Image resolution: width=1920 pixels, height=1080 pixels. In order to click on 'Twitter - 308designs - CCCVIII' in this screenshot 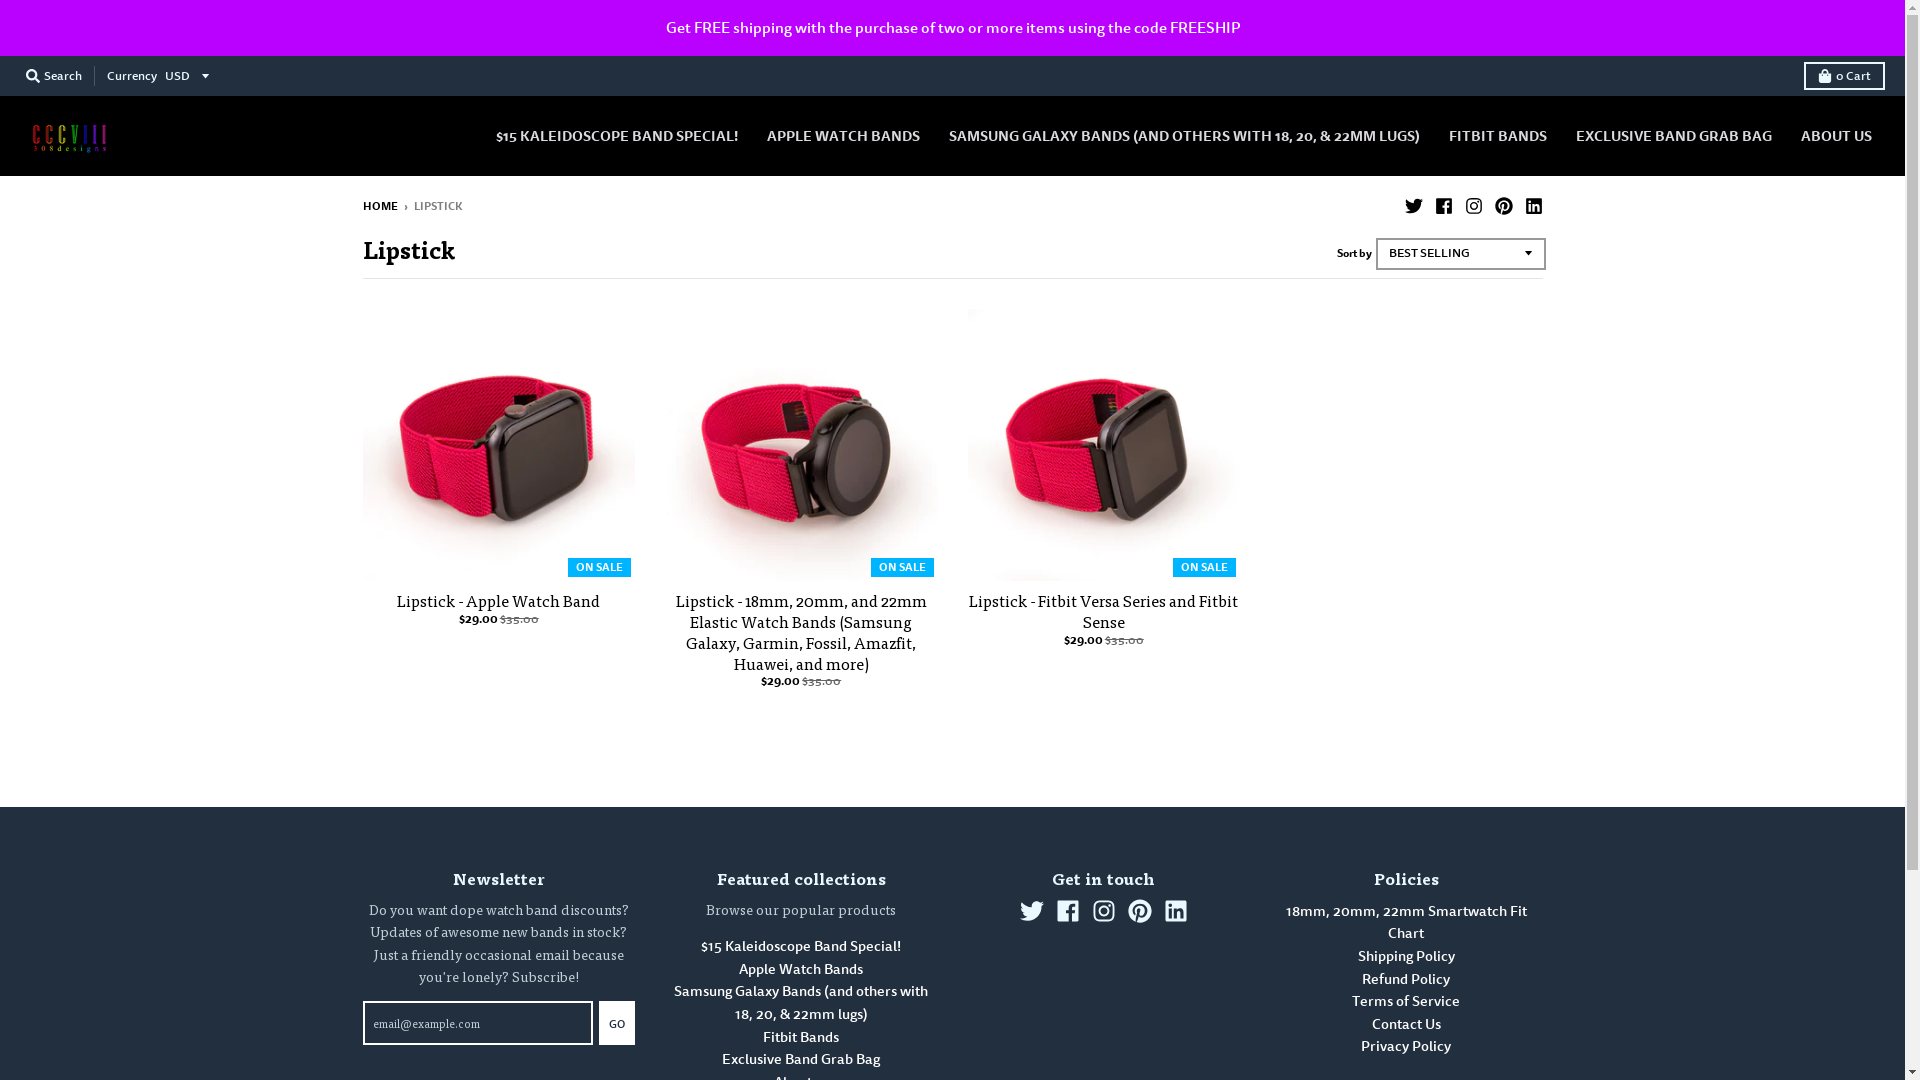, I will do `click(1411, 204)`.